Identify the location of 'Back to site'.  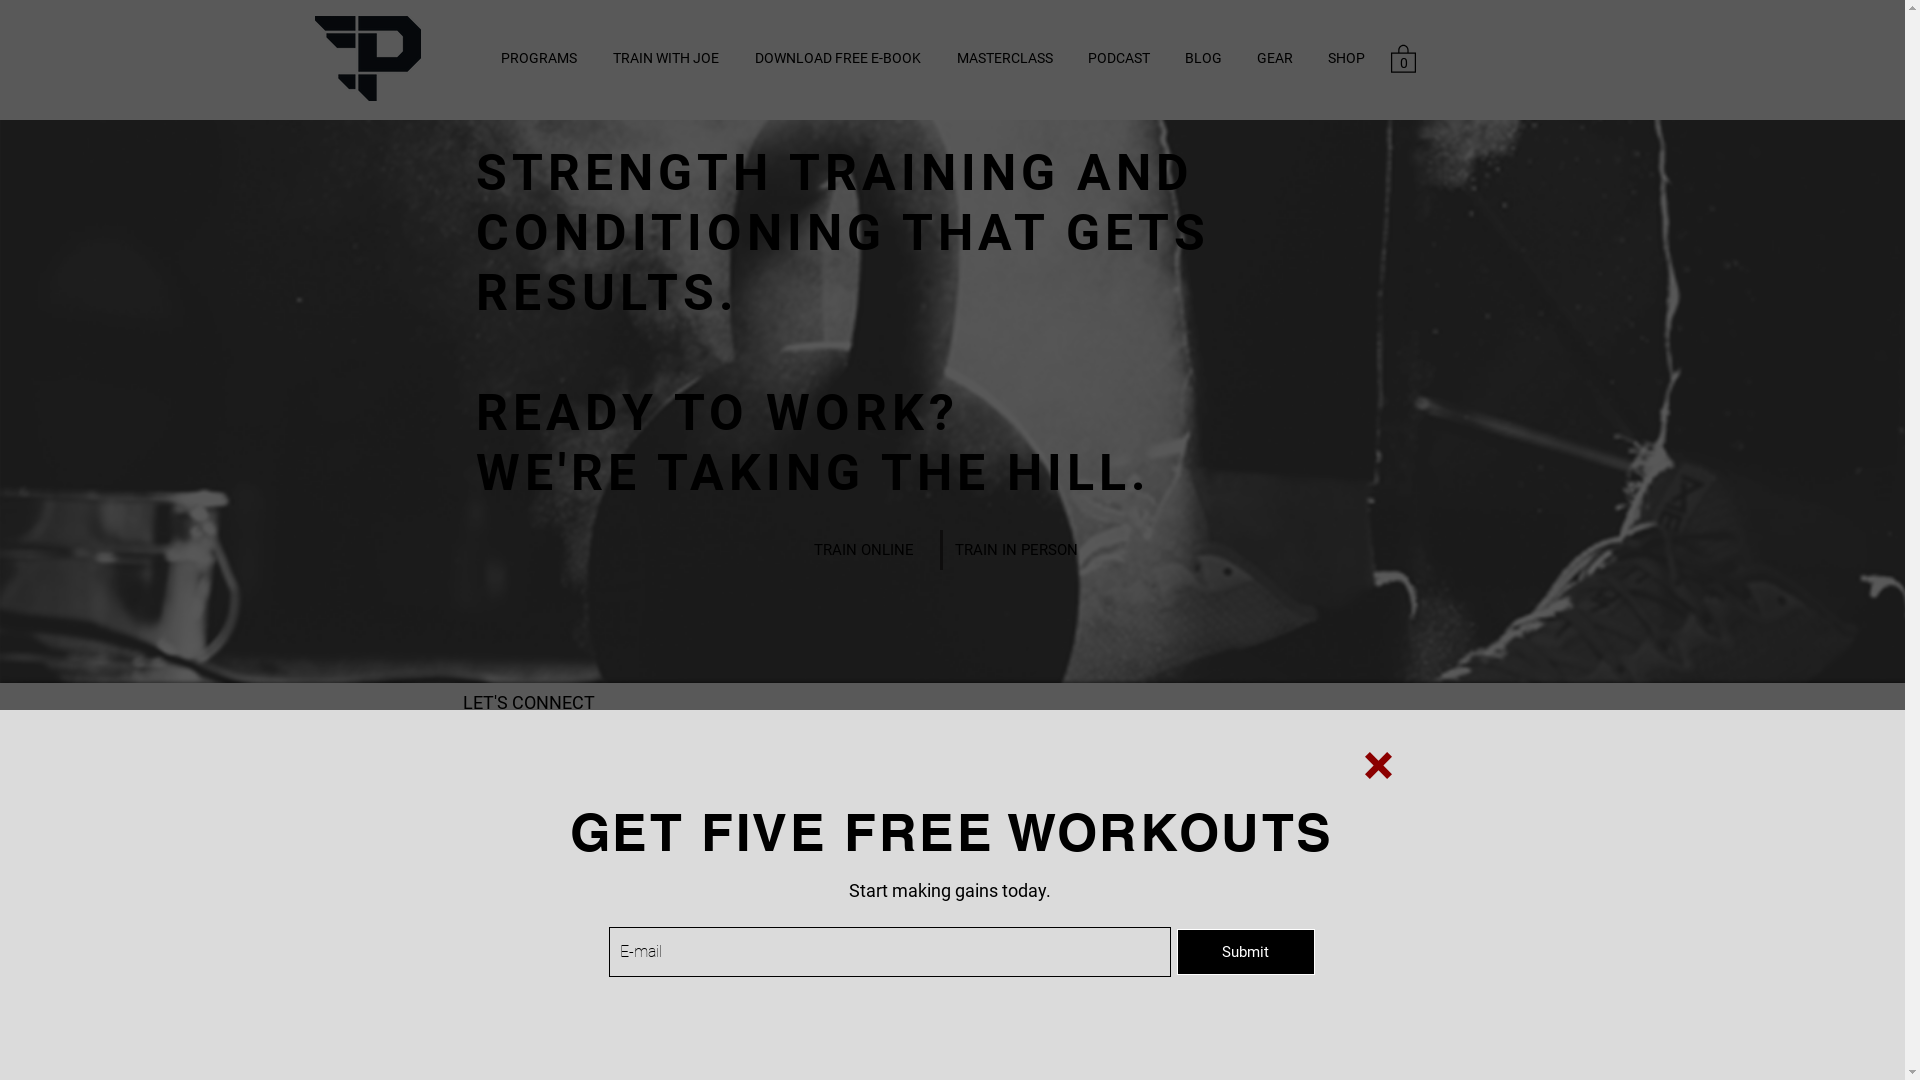
(1376, 765).